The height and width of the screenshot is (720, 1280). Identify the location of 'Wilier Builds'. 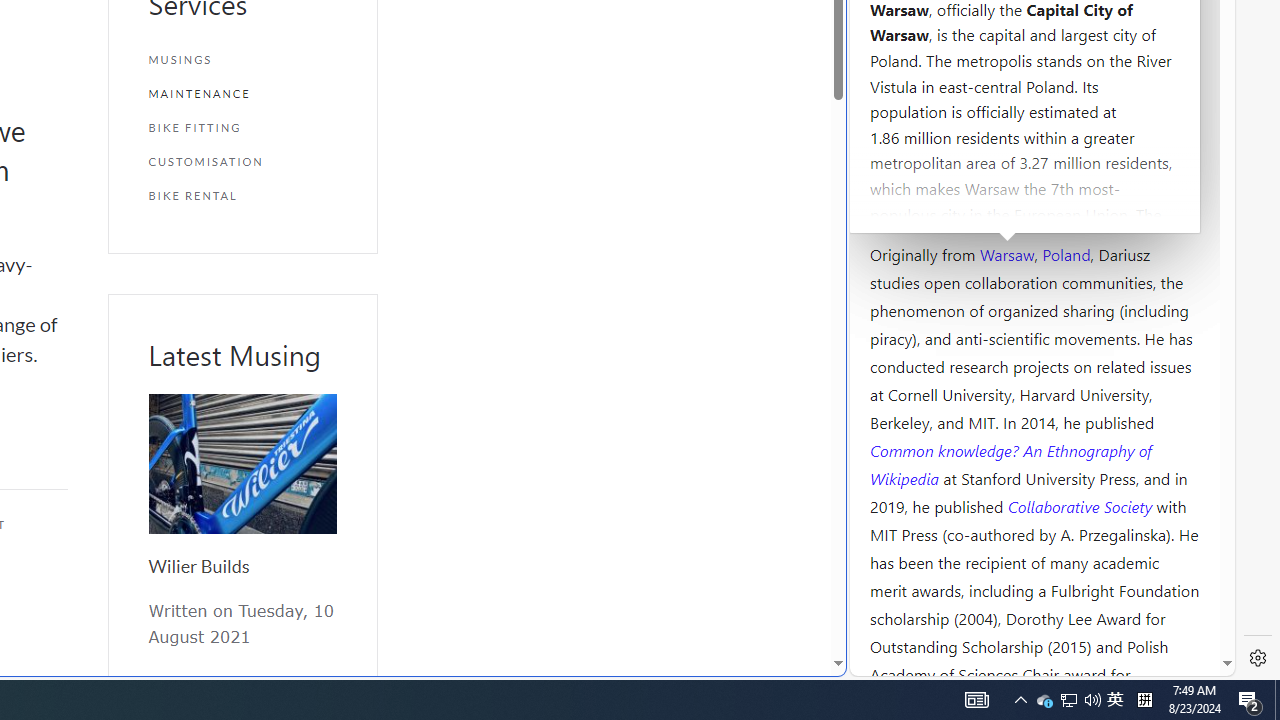
(199, 566).